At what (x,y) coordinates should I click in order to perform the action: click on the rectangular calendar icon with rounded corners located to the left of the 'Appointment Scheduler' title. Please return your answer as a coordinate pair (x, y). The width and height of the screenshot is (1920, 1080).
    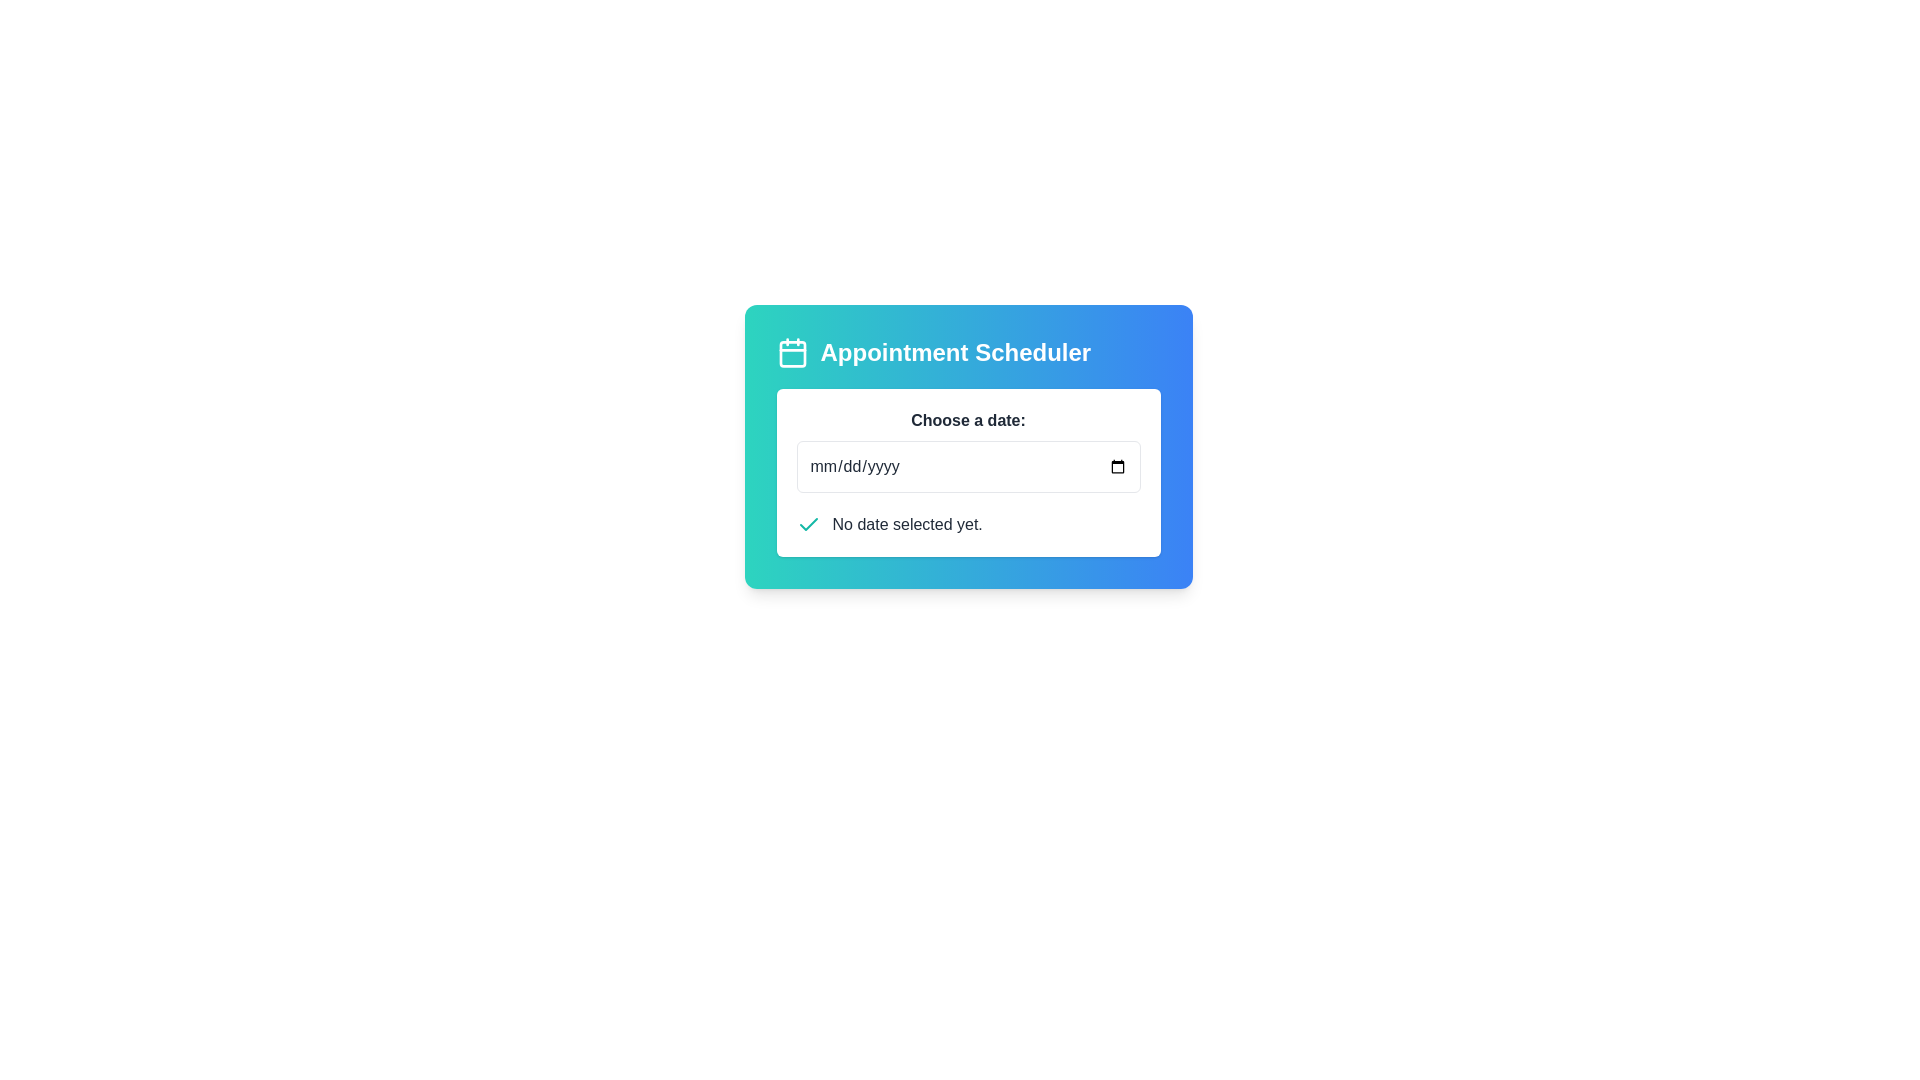
    Looking at the image, I should click on (791, 353).